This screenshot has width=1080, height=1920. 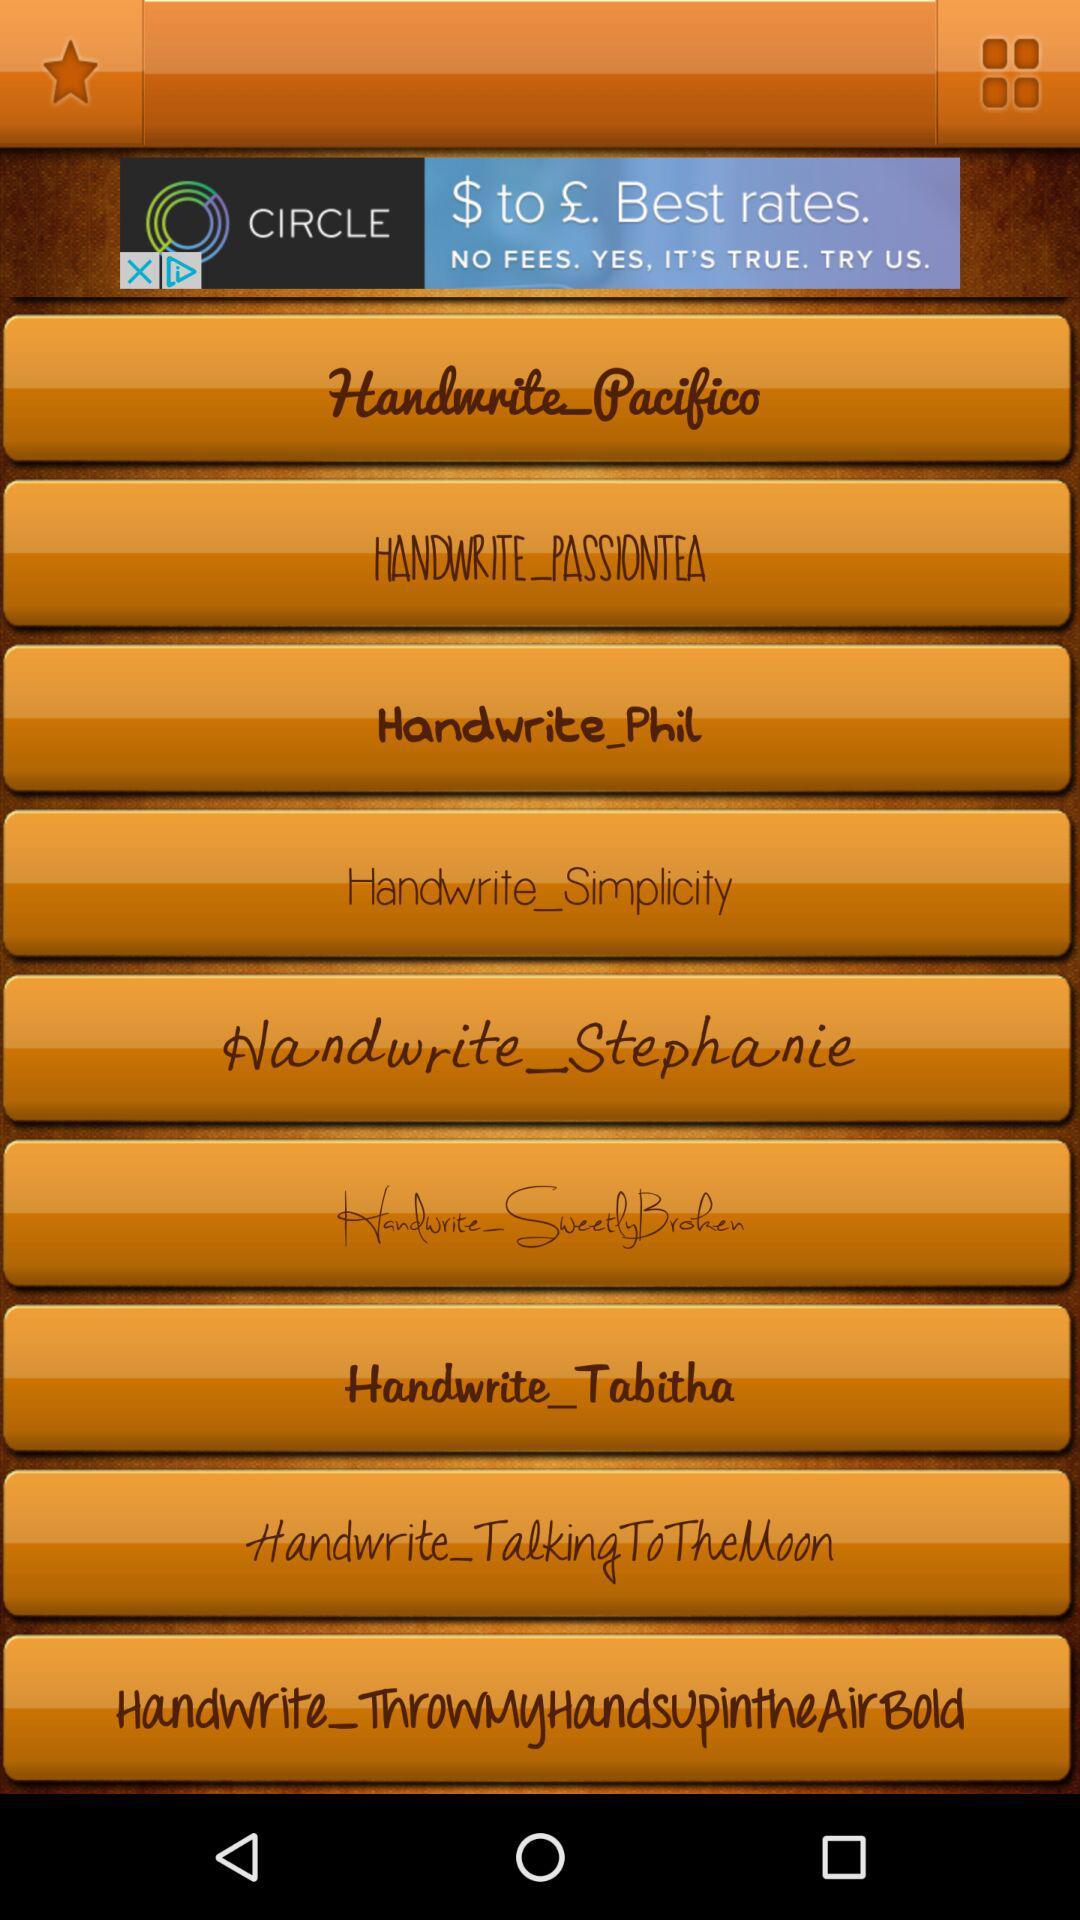 I want to click on more options, so click(x=1007, y=72).